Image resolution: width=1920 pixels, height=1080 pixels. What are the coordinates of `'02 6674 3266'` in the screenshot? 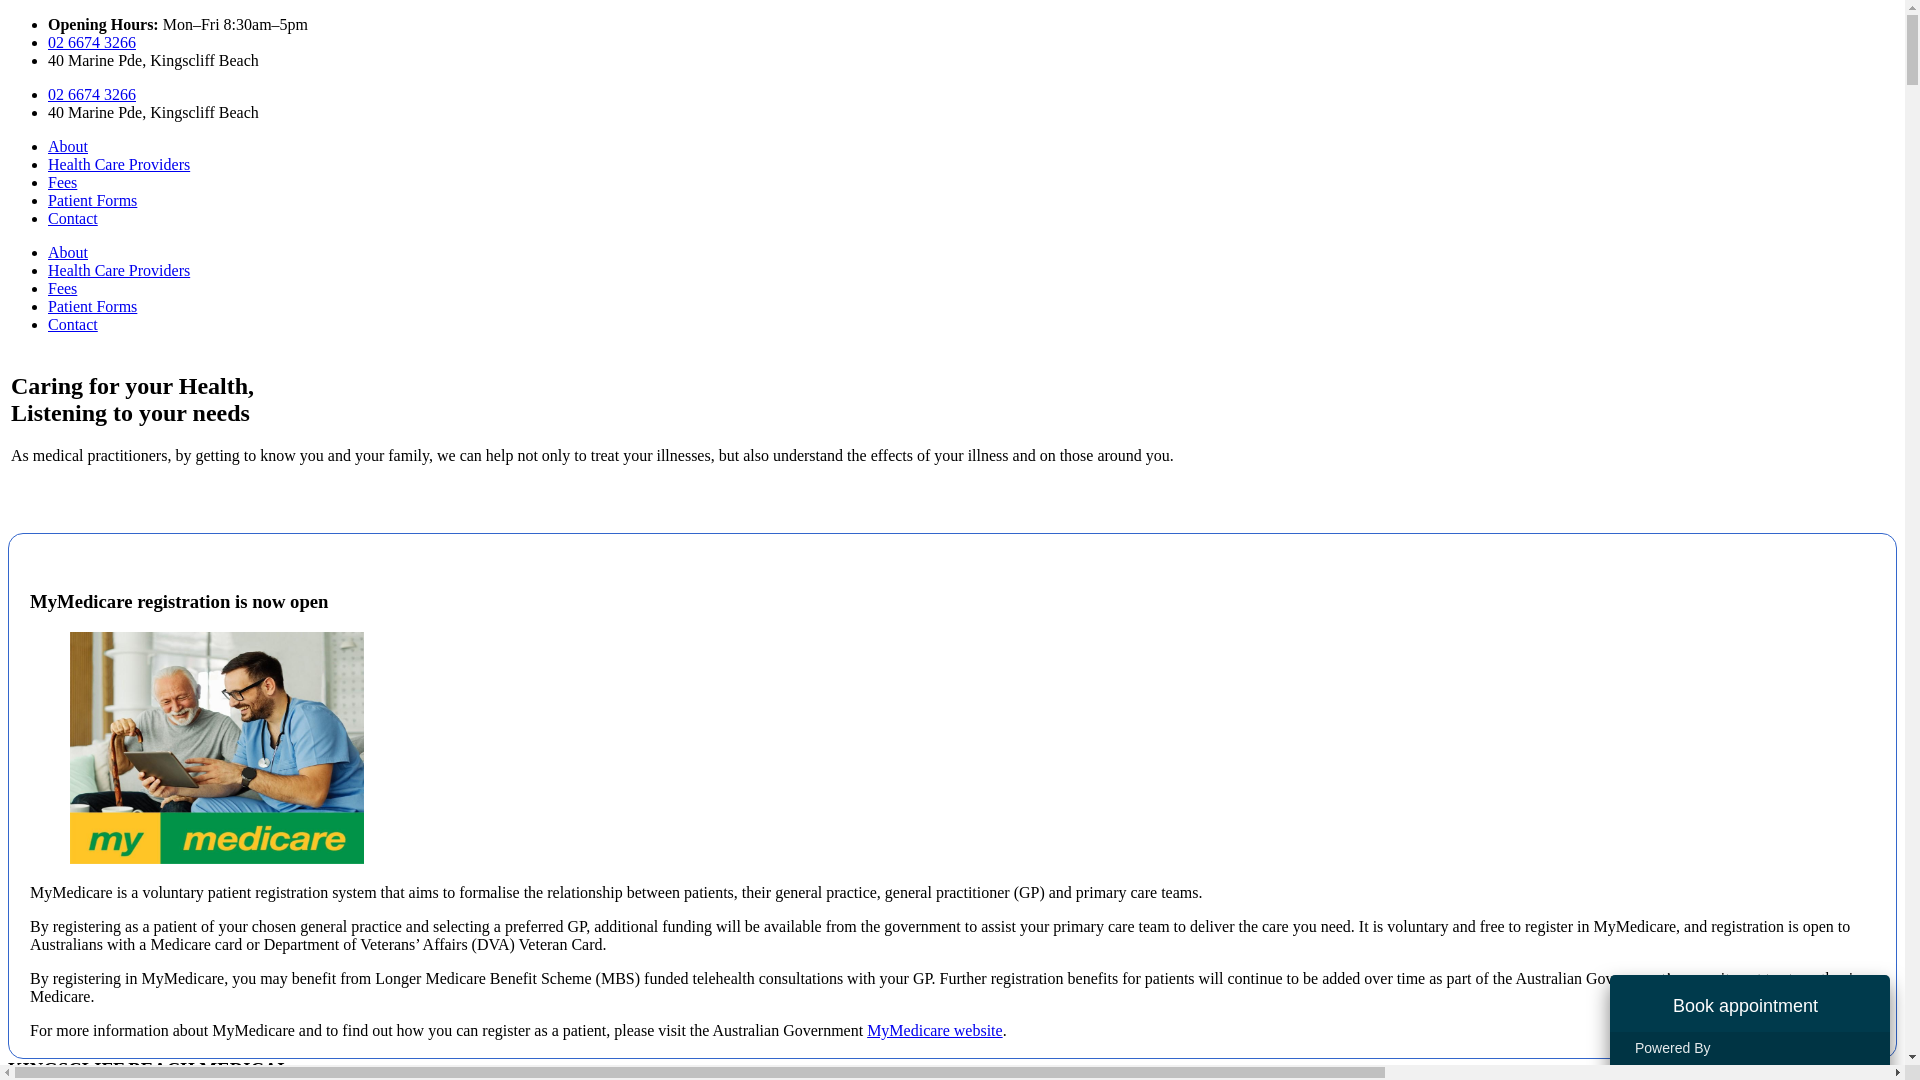 It's located at (90, 42).